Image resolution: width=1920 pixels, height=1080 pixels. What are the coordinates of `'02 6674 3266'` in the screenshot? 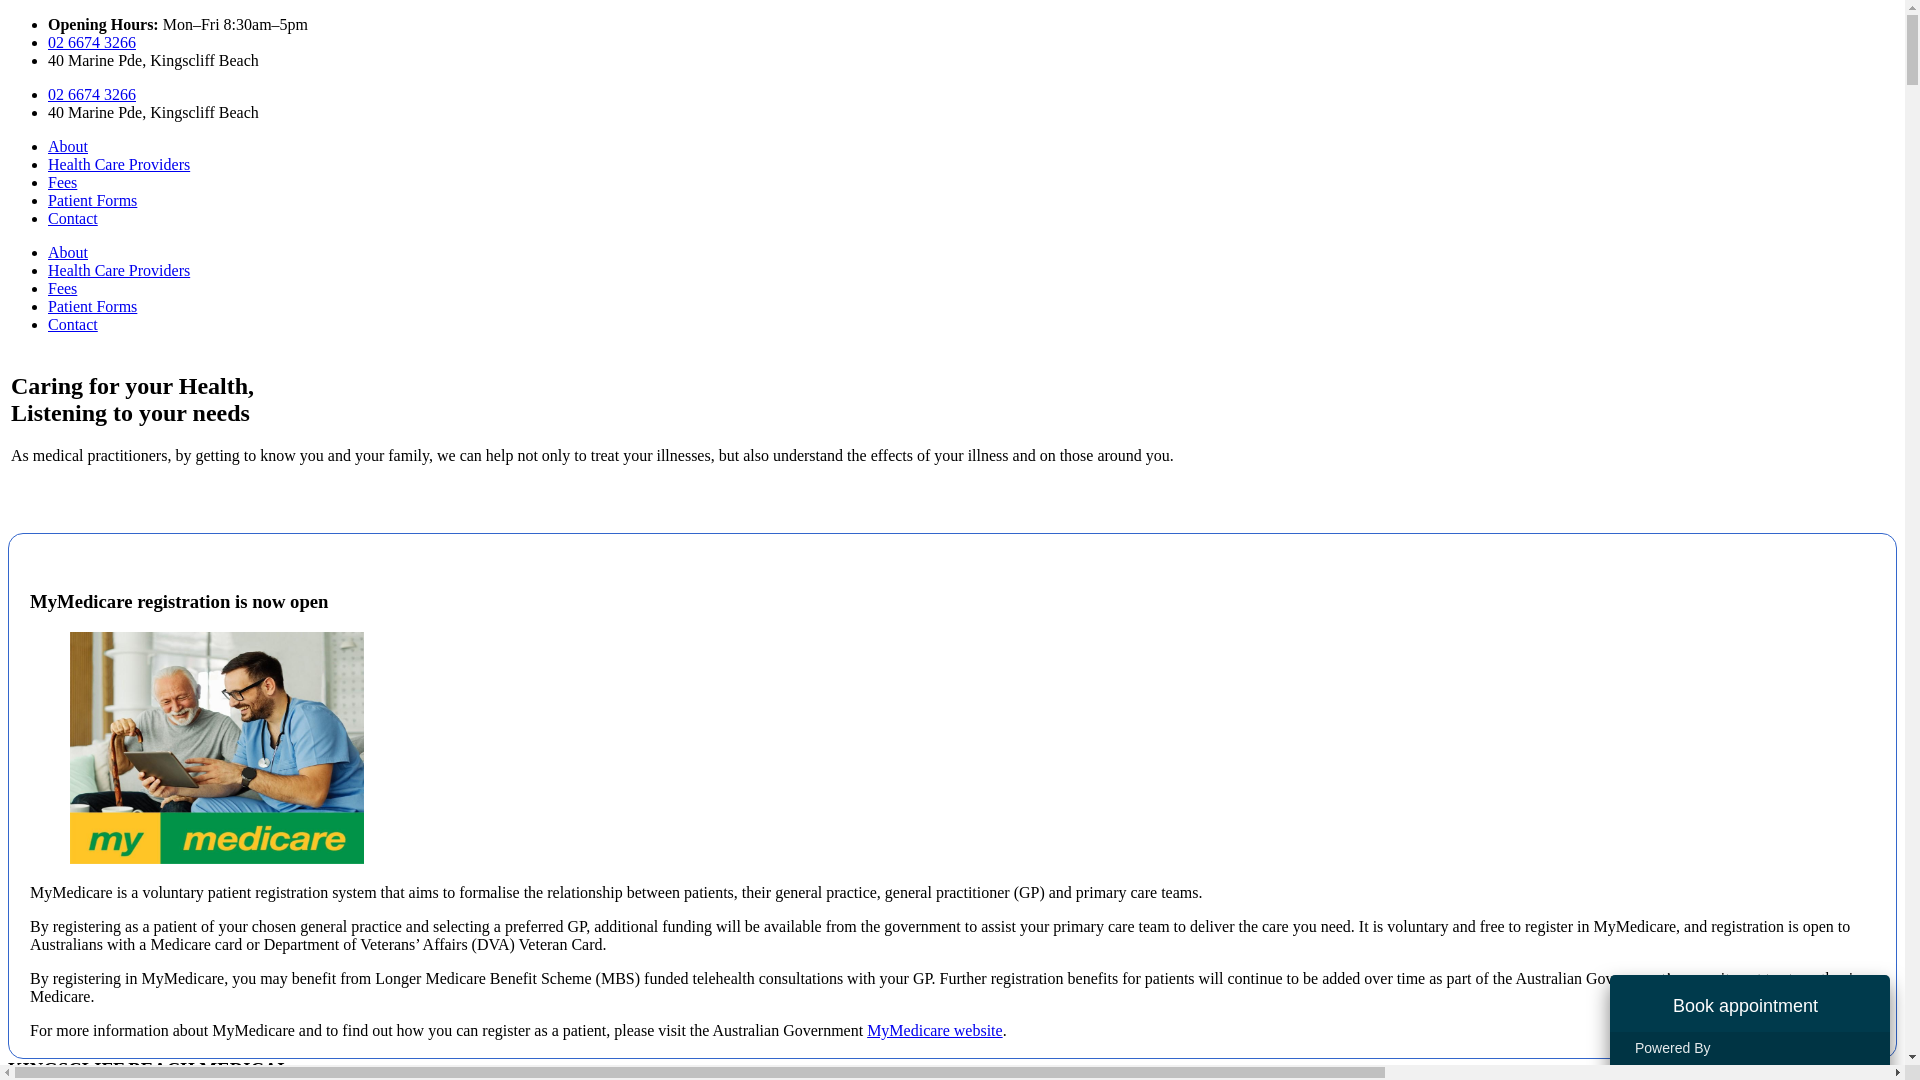 It's located at (90, 42).